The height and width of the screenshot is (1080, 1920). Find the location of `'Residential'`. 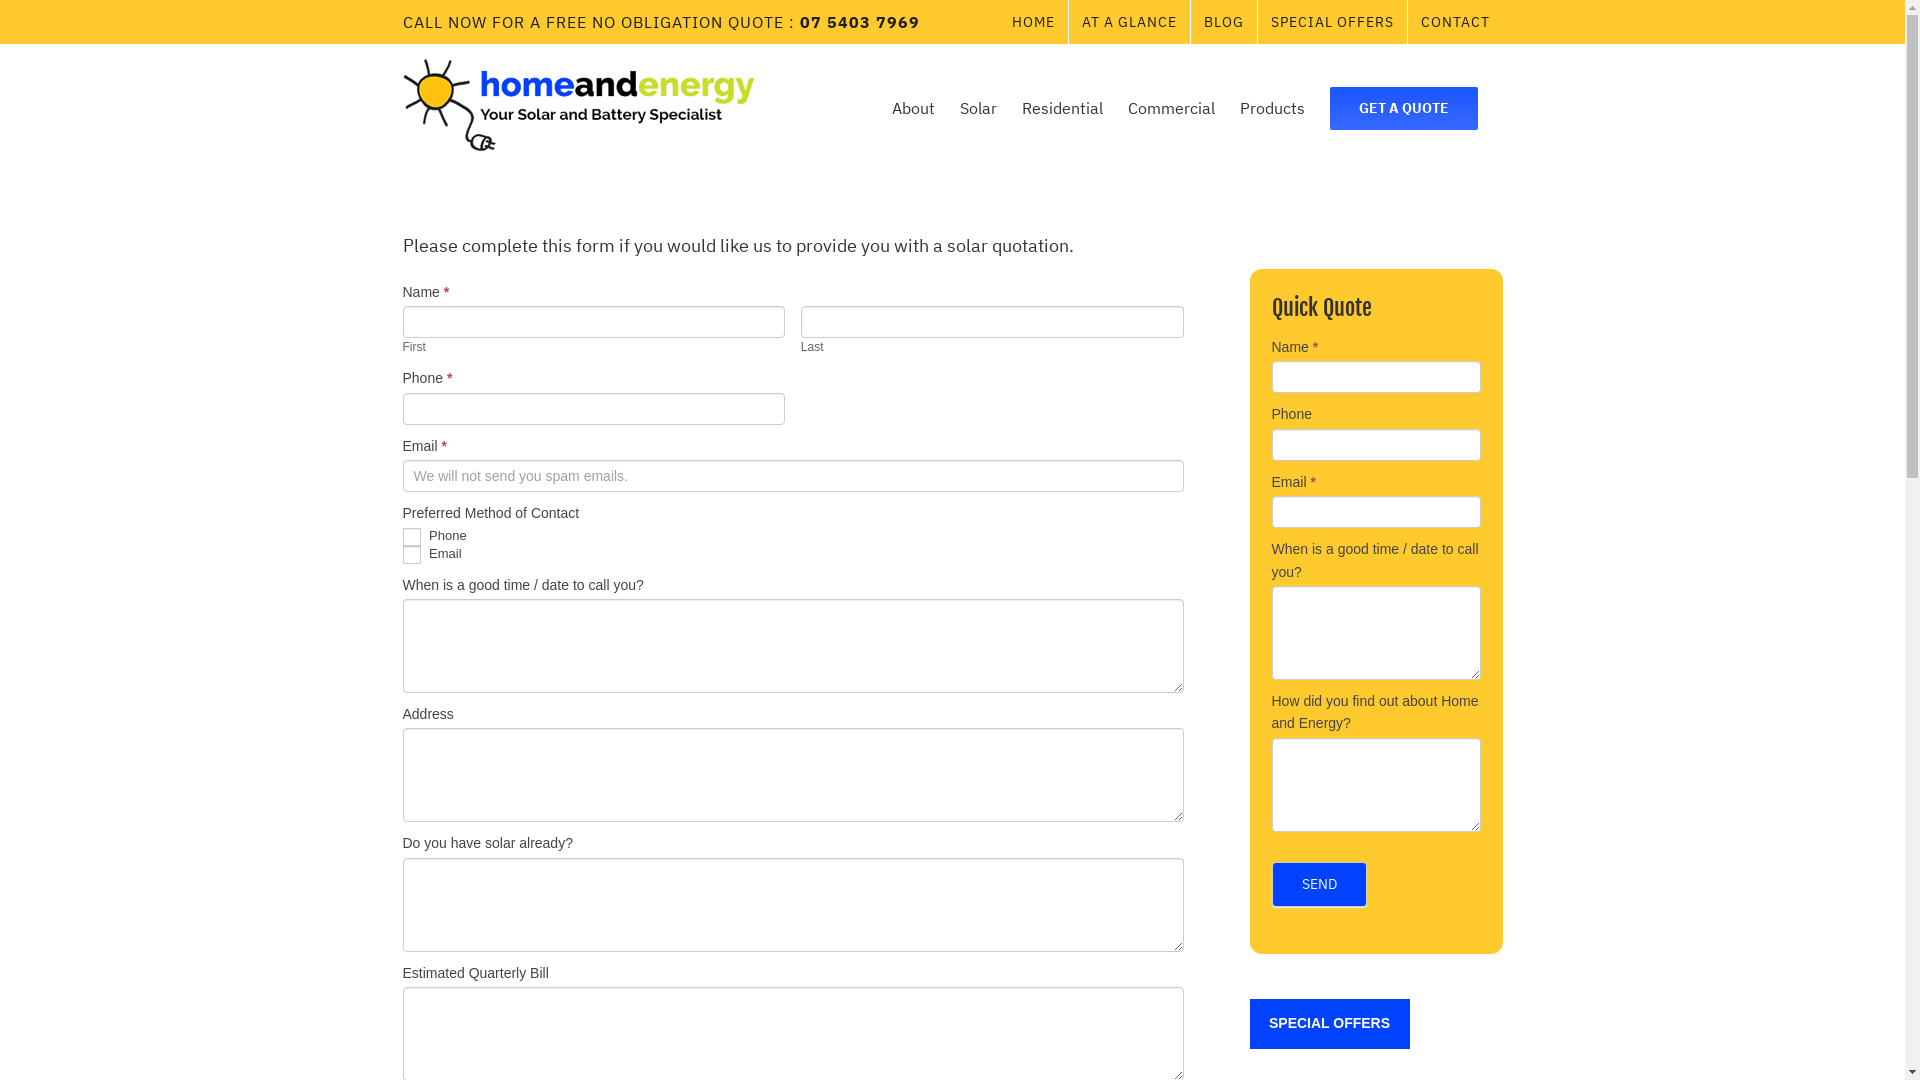

'Residential' is located at coordinates (1061, 108).